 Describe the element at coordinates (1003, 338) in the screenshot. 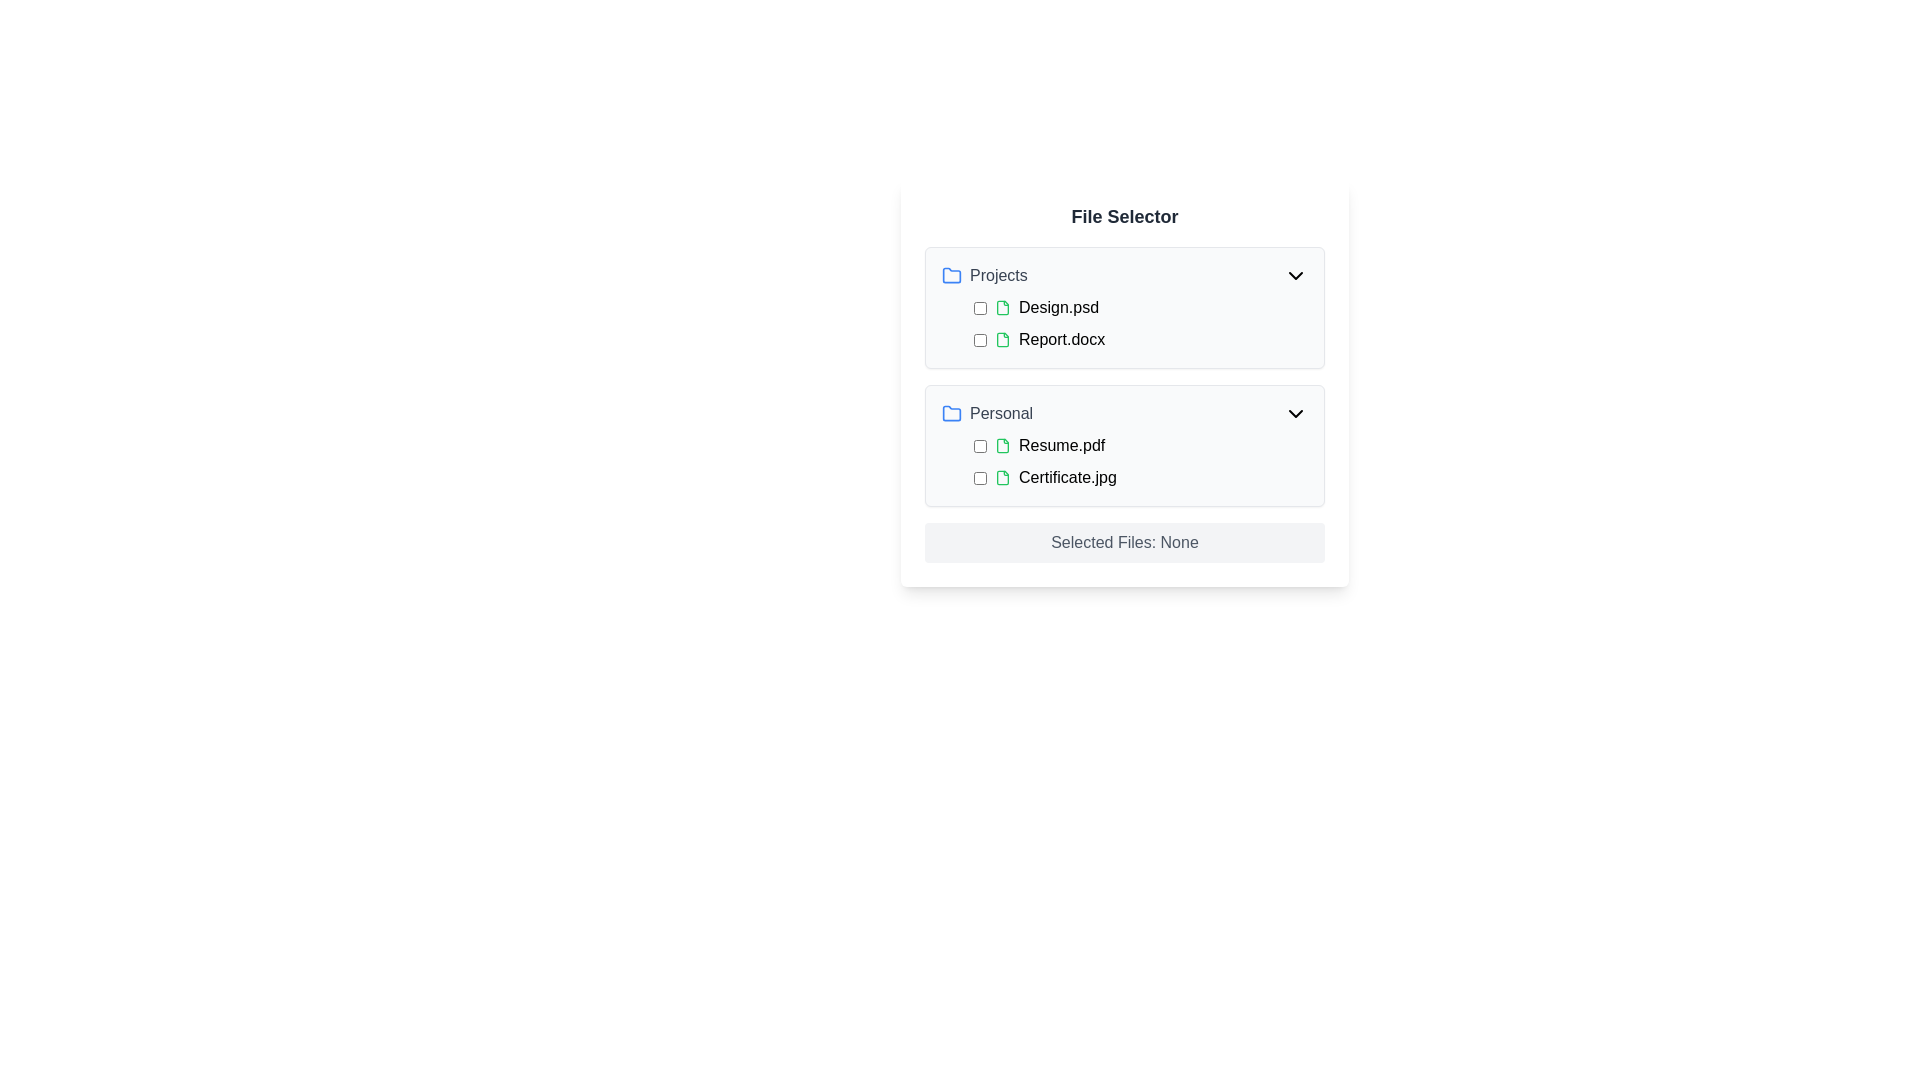

I see `the small rectangular icon resembling a file document with a green border, located in the 'Projects' section adjacent to 'Report.docx'` at that location.